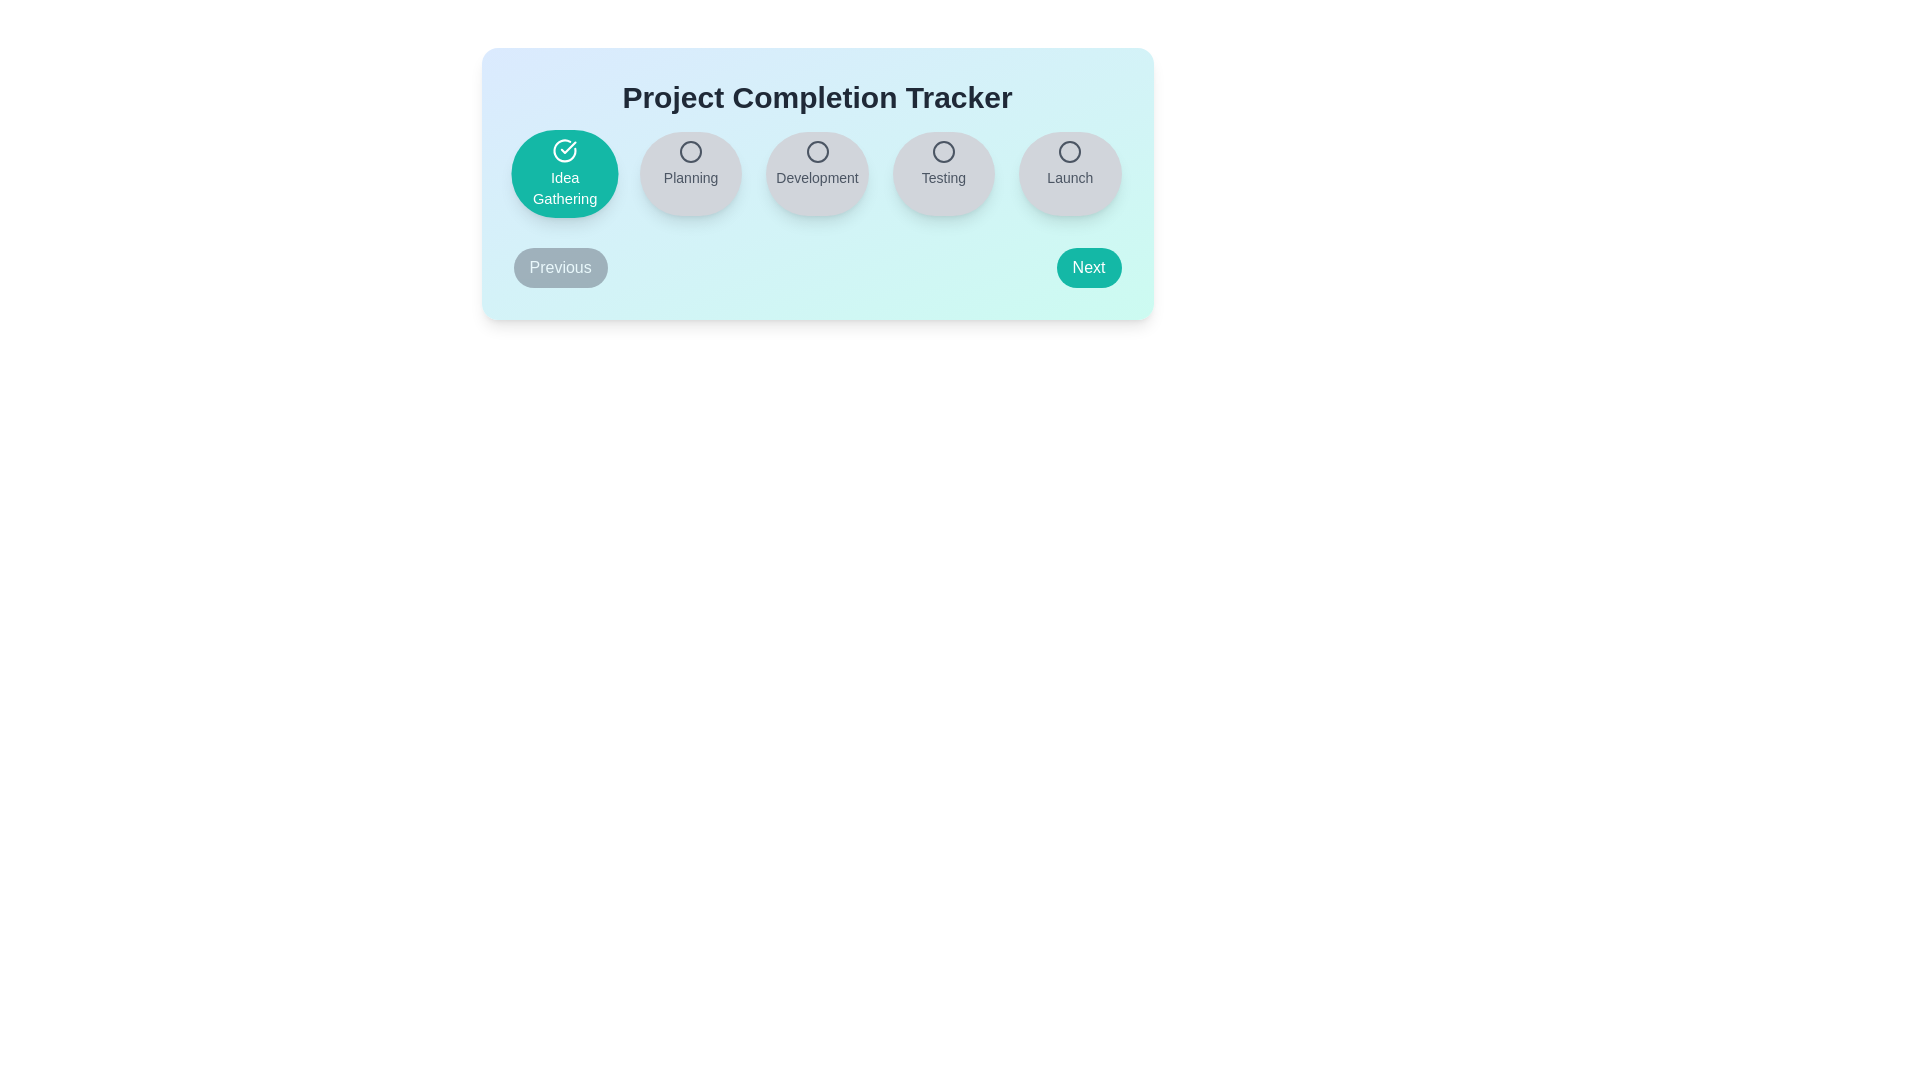 This screenshot has width=1920, height=1080. What do you see at coordinates (942, 150) in the screenshot?
I see `the fourth status icon` at bounding box center [942, 150].